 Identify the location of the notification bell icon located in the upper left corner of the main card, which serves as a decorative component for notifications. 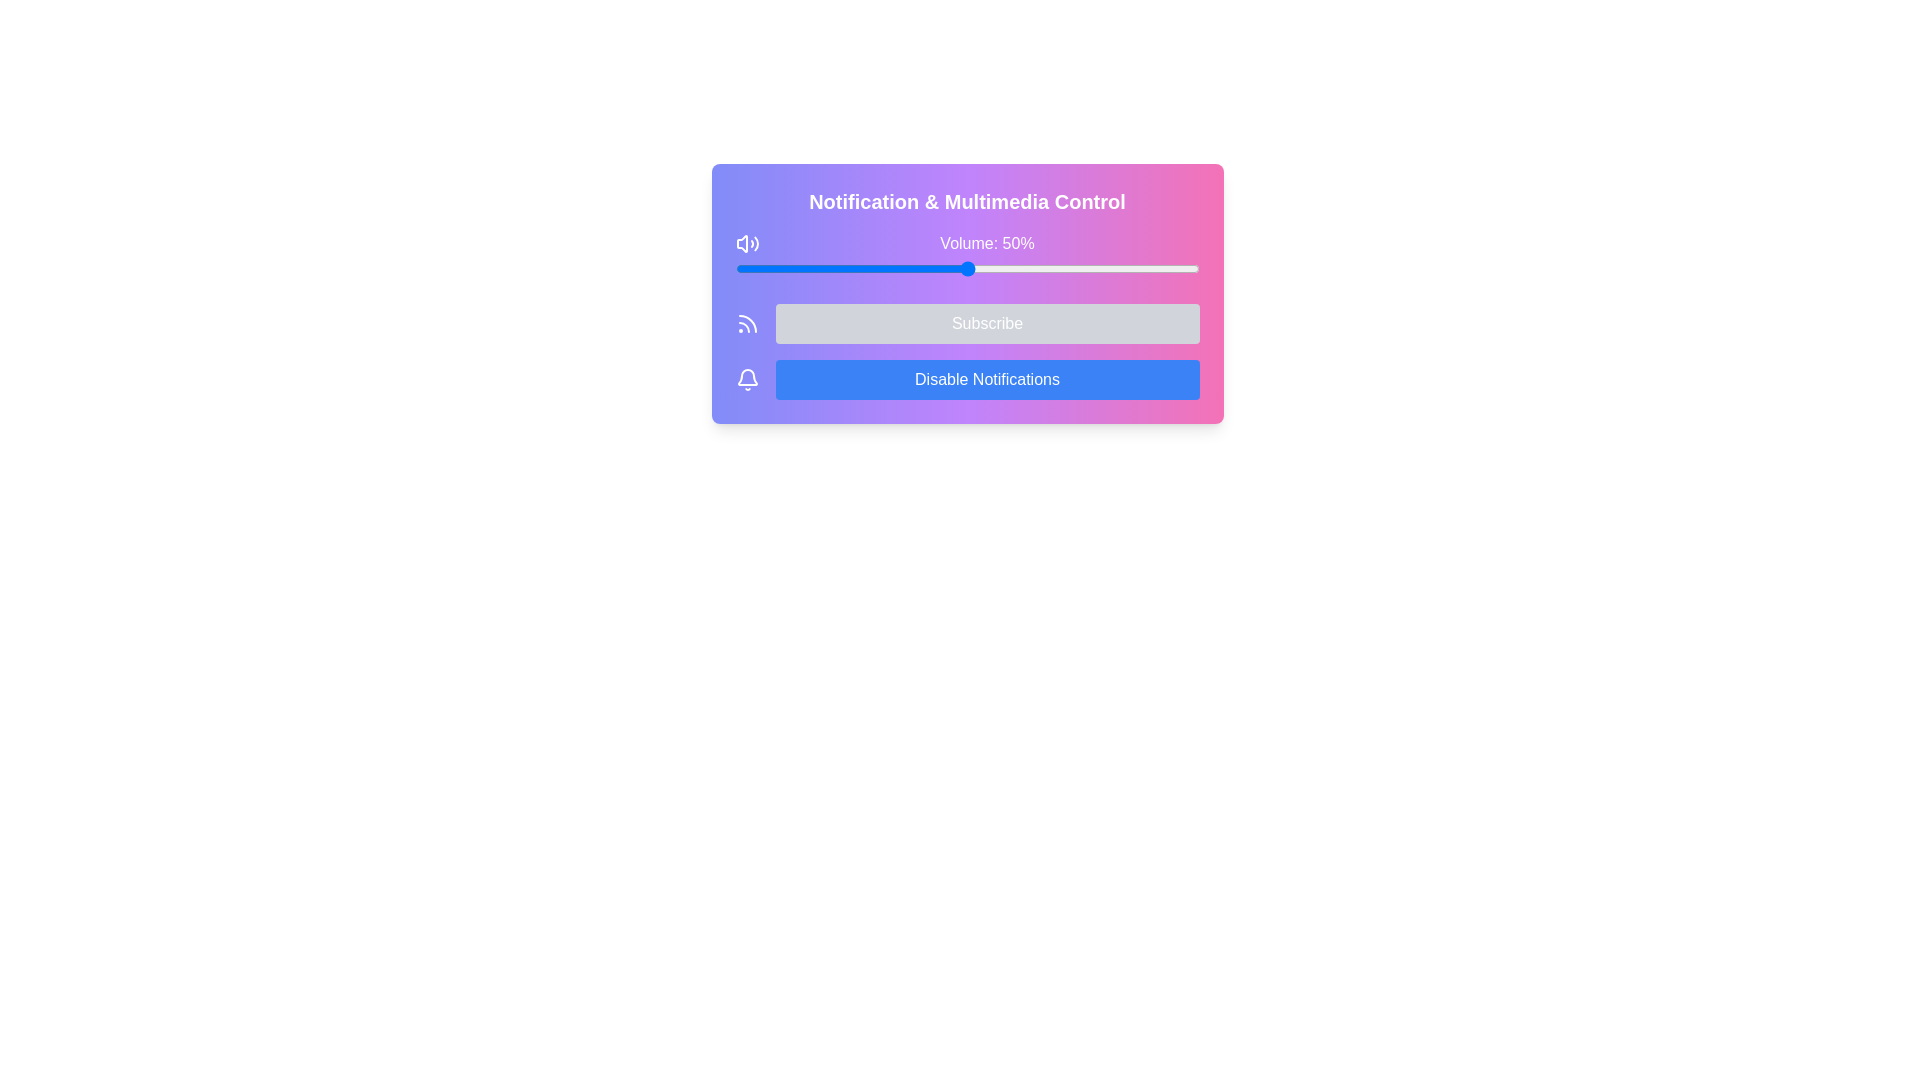
(746, 377).